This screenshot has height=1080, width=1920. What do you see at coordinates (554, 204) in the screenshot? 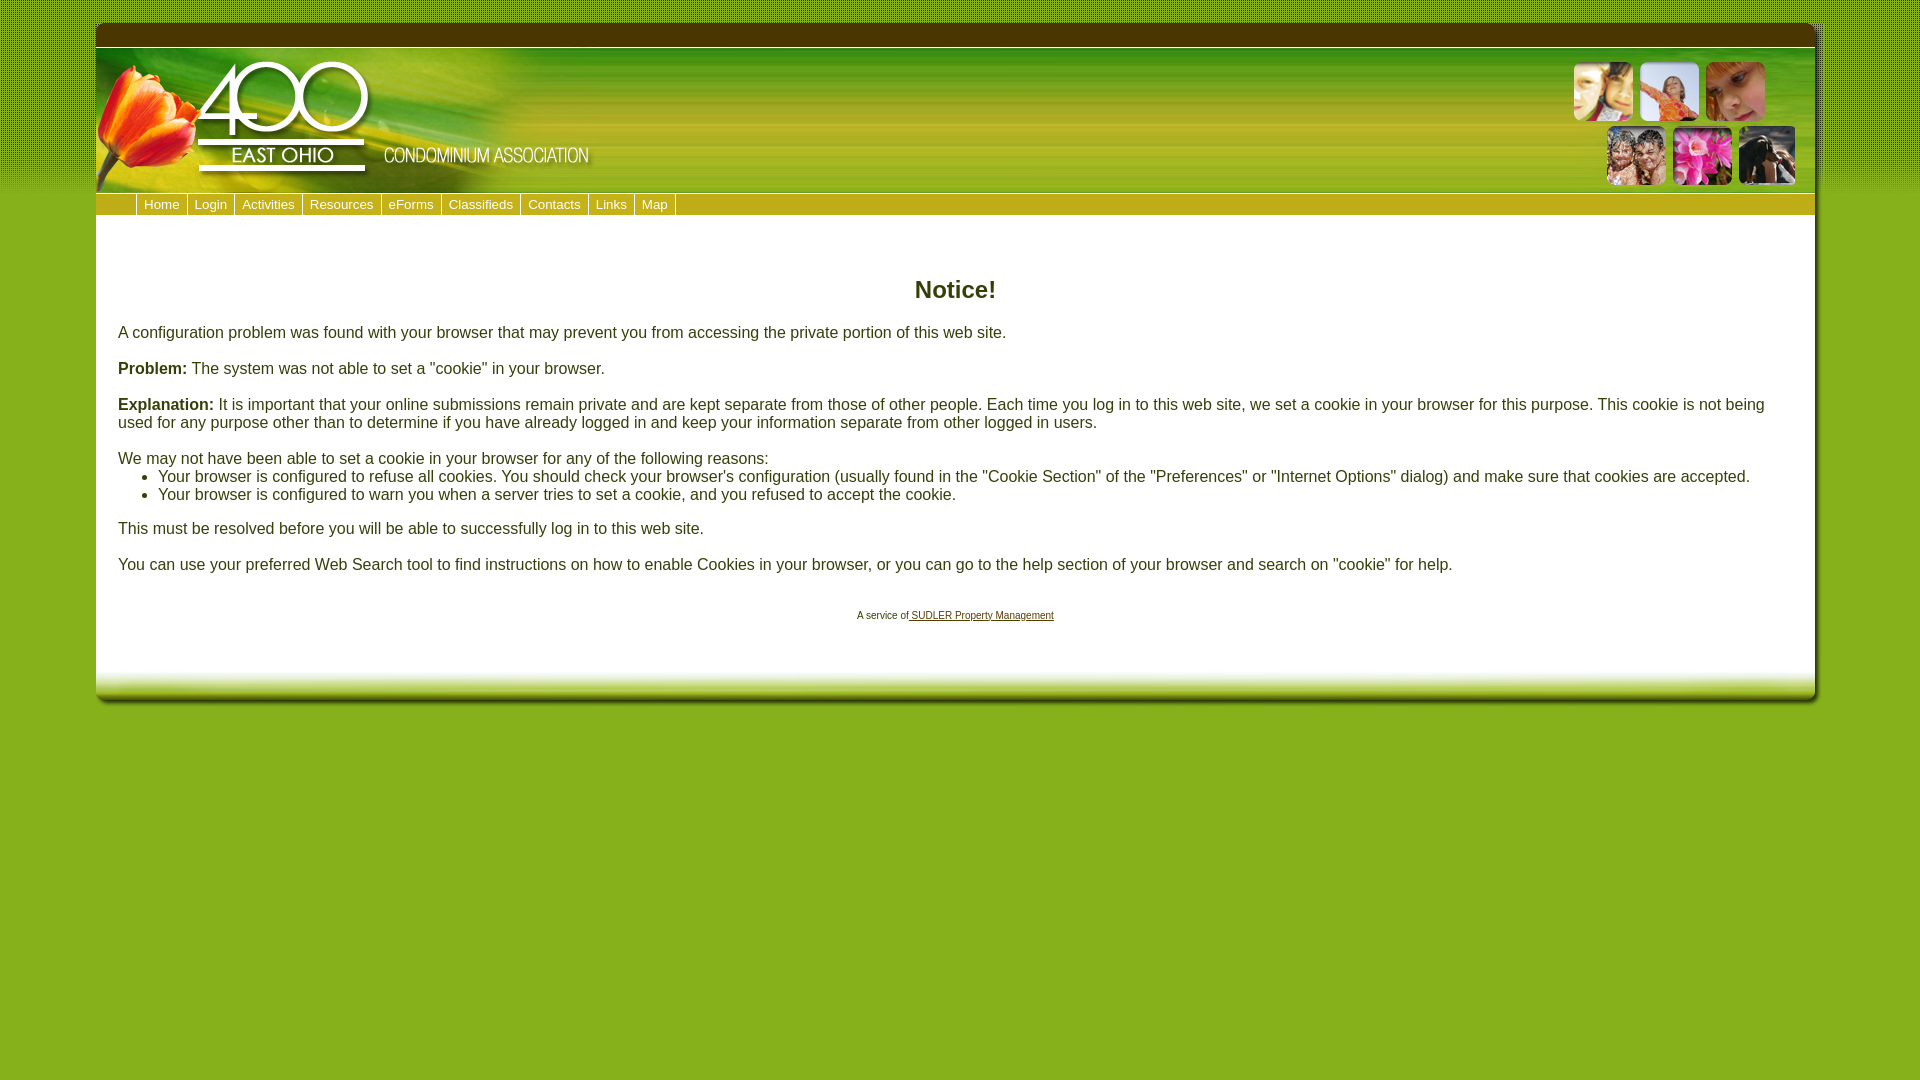
I see `'Contacts'` at bounding box center [554, 204].